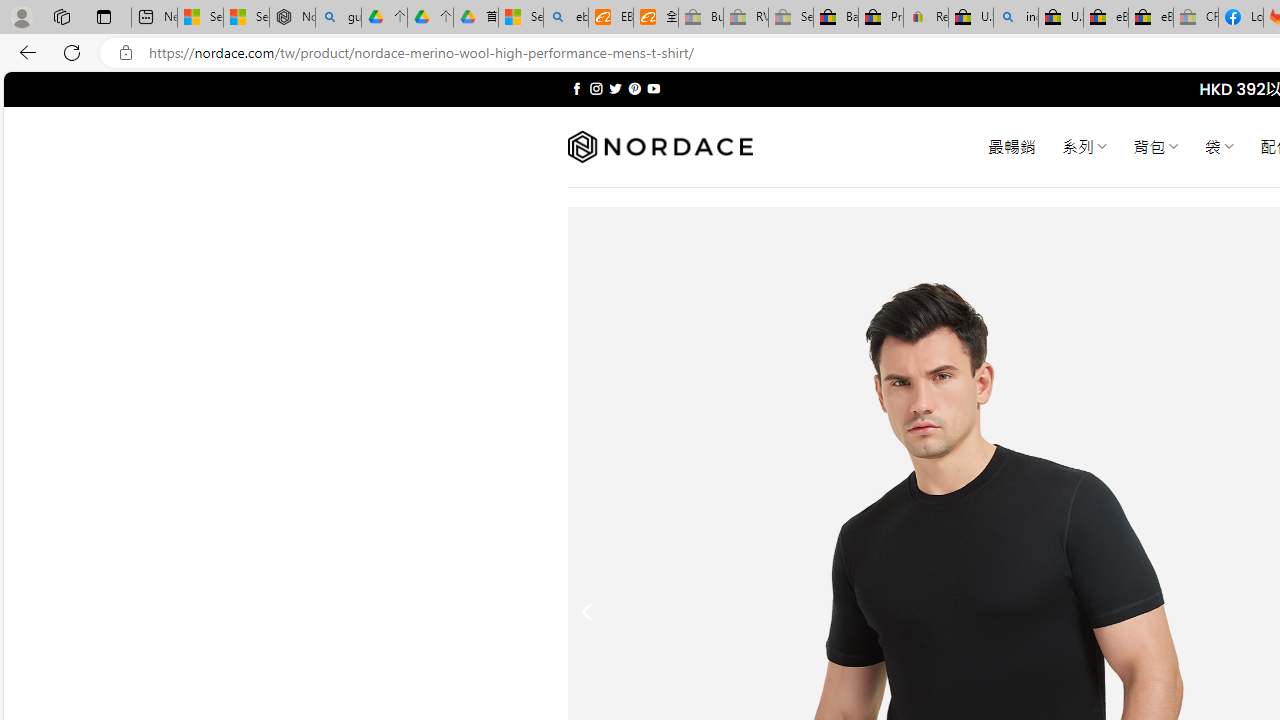 The image size is (1280, 720). I want to click on 'Workspaces', so click(61, 16).